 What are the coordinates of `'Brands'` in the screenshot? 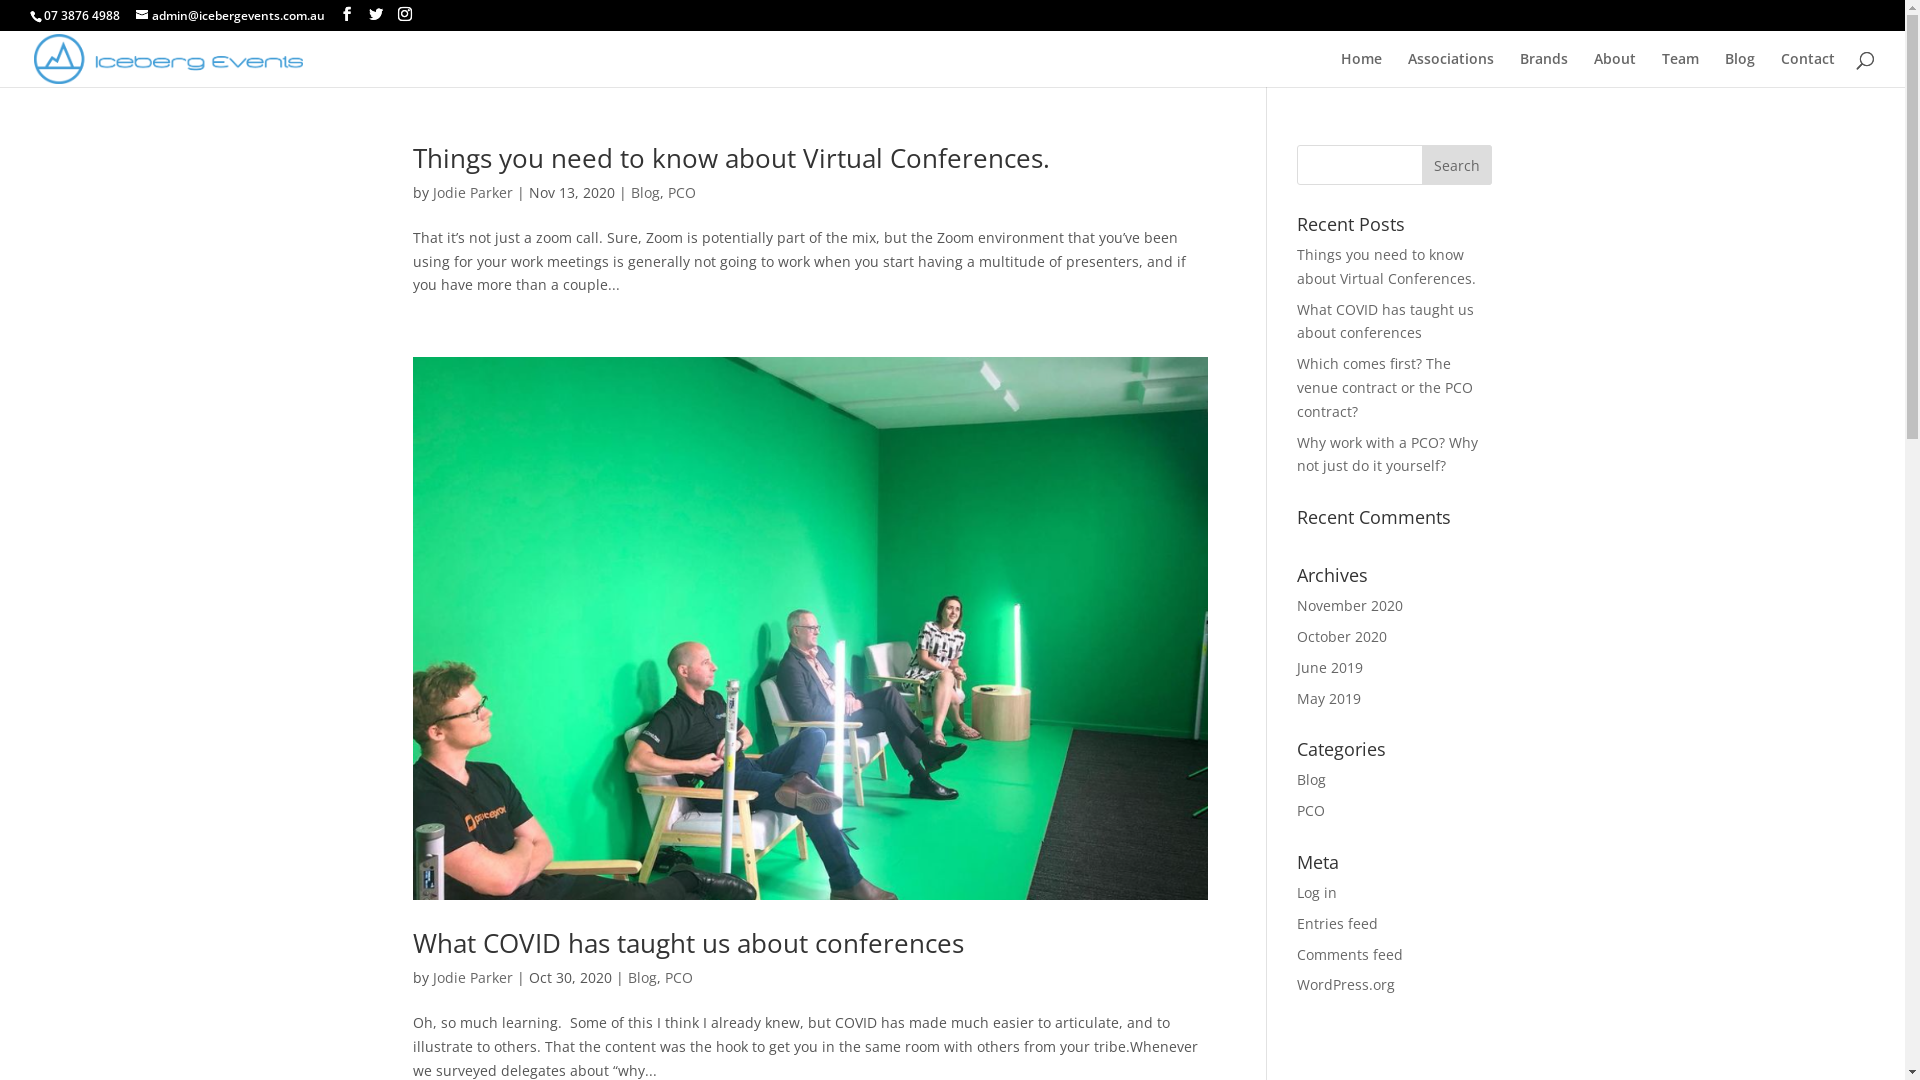 It's located at (1543, 68).